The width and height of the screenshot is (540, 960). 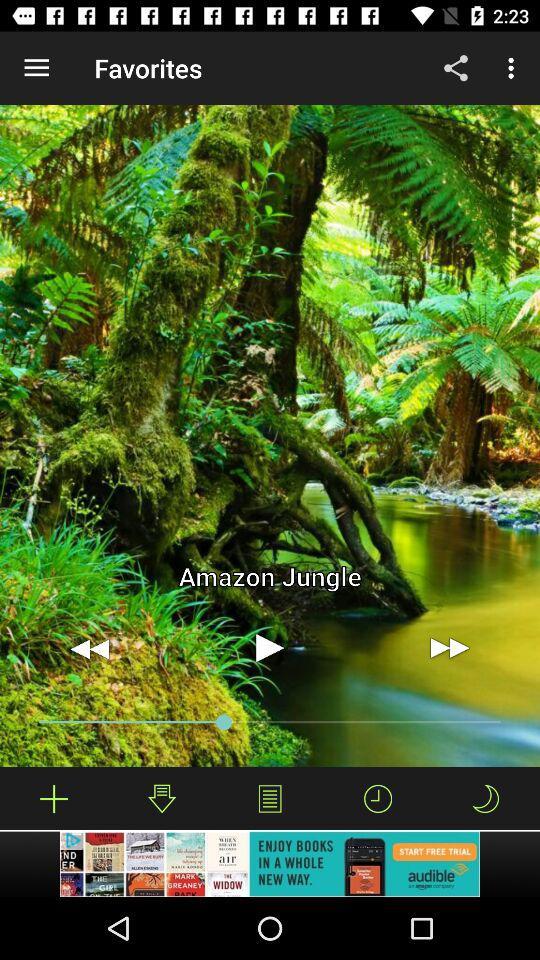 I want to click on options, so click(x=270, y=798).